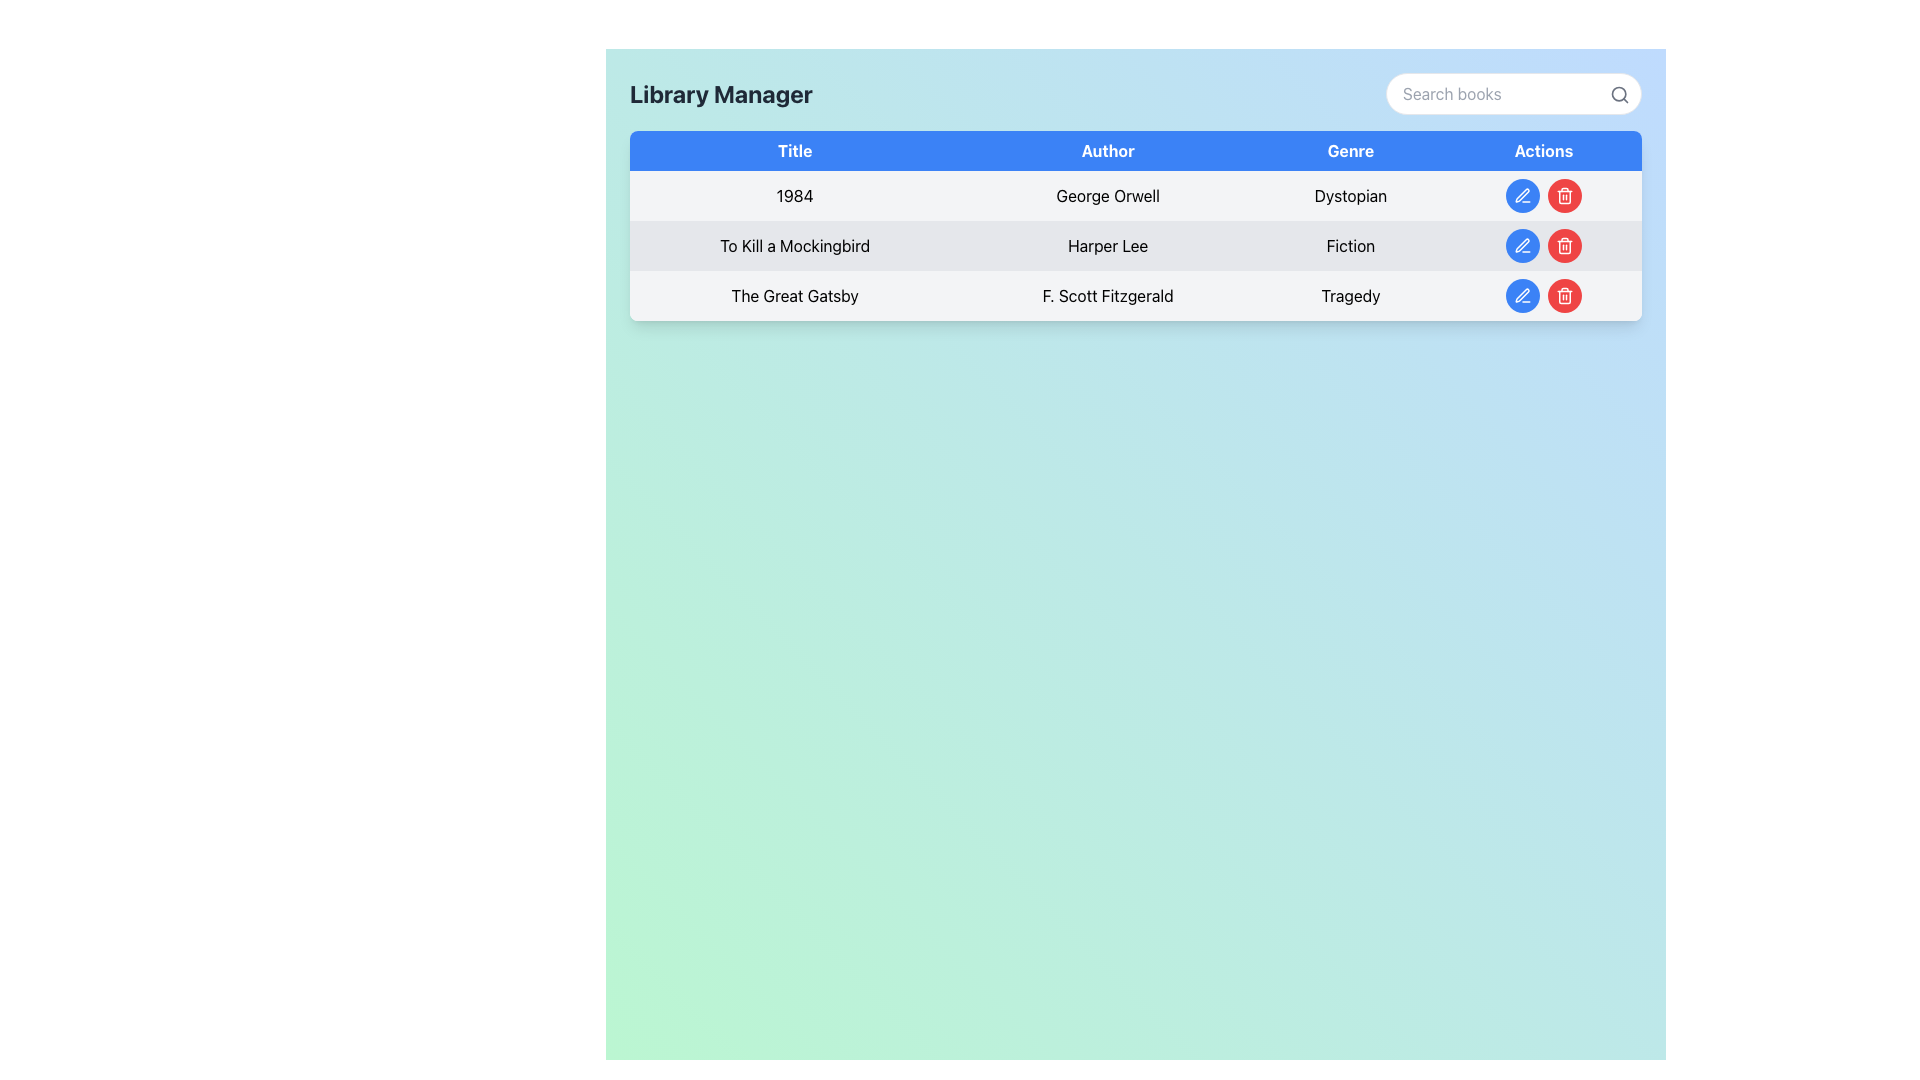 The height and width of the screenshot is (1080, 1920). Describe the element at coordinates (1521, 195) in the screenshot. I see `the pen-shaped icon in the 'Actions' column of the first row of the data table` at that location.